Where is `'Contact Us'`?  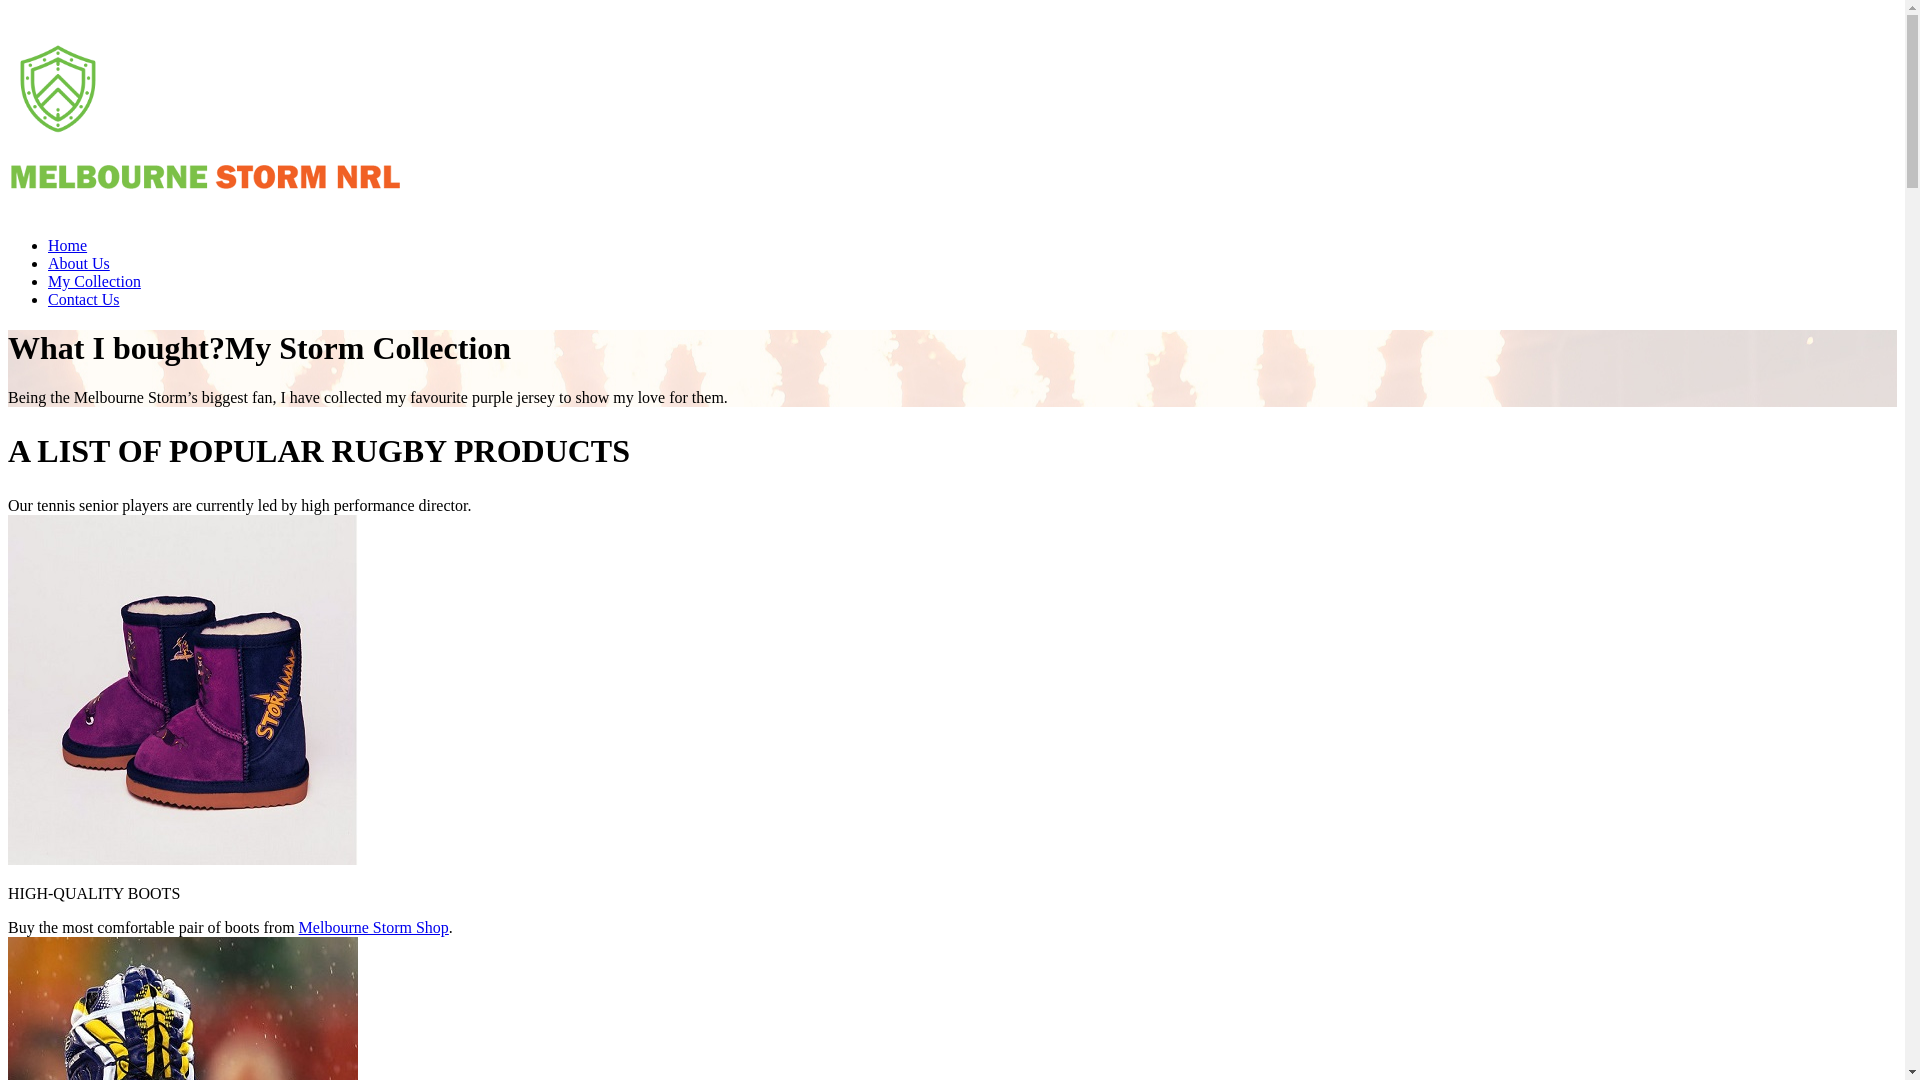
'Contact Us' is located at coordinates (82, 299).